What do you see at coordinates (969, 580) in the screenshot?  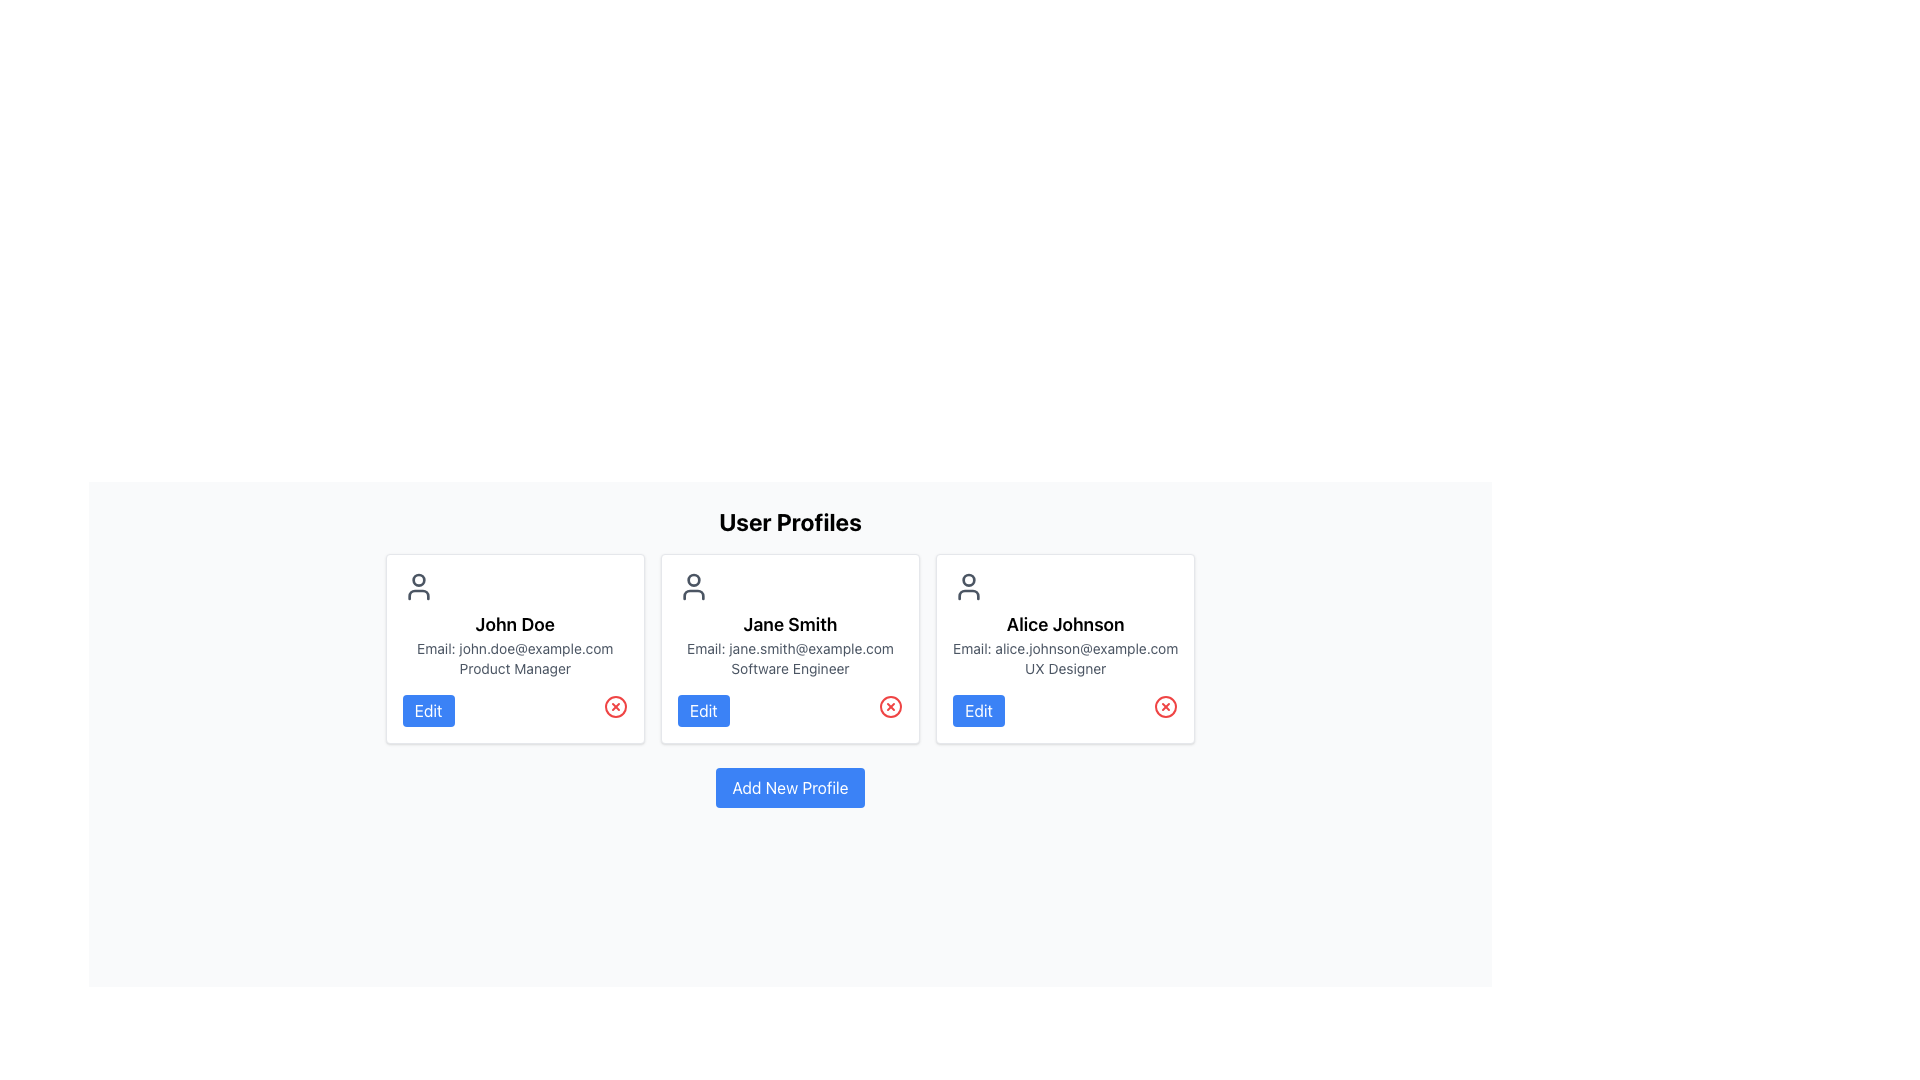 I see `the graphical circle element representing the head of the user icon for 'Alice Johnson'` at bounding box center [969, 580].